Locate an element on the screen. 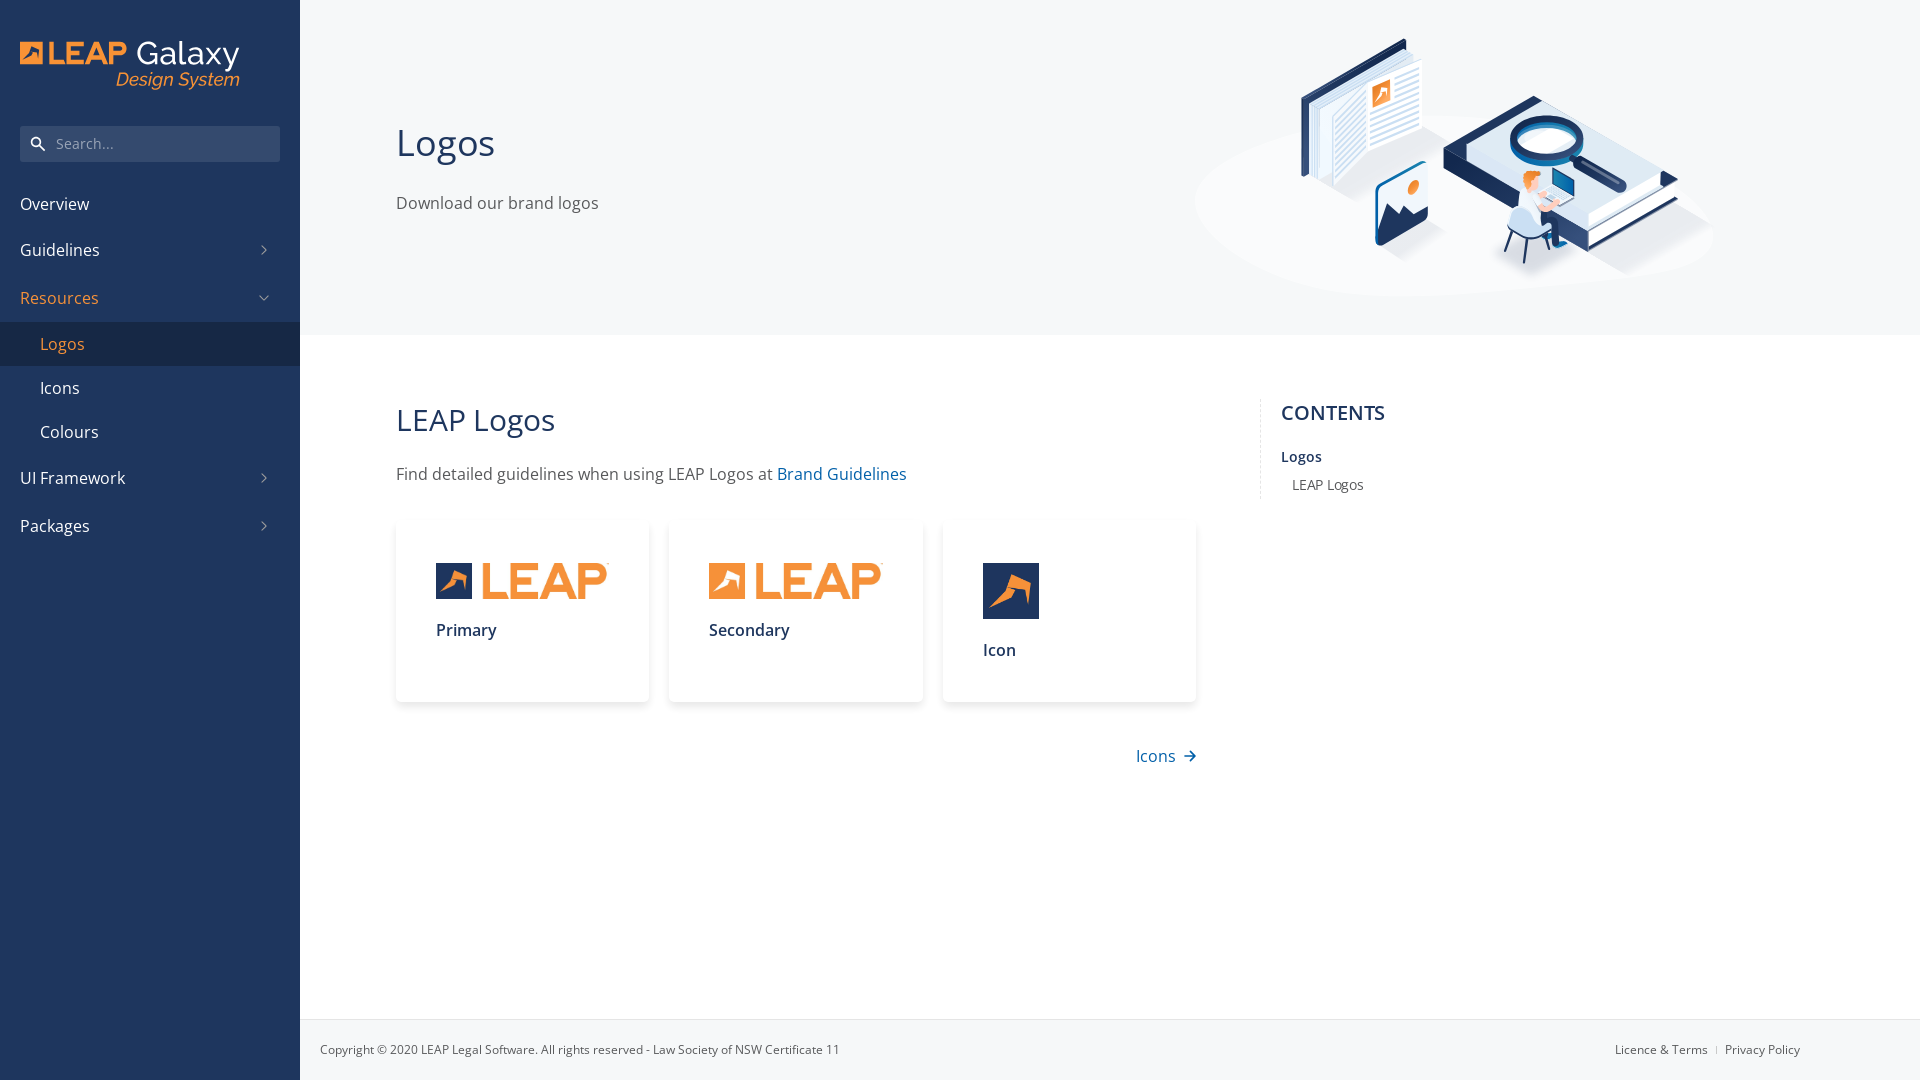  'Licence & Terms' is located at coordinates (1670, 1048).